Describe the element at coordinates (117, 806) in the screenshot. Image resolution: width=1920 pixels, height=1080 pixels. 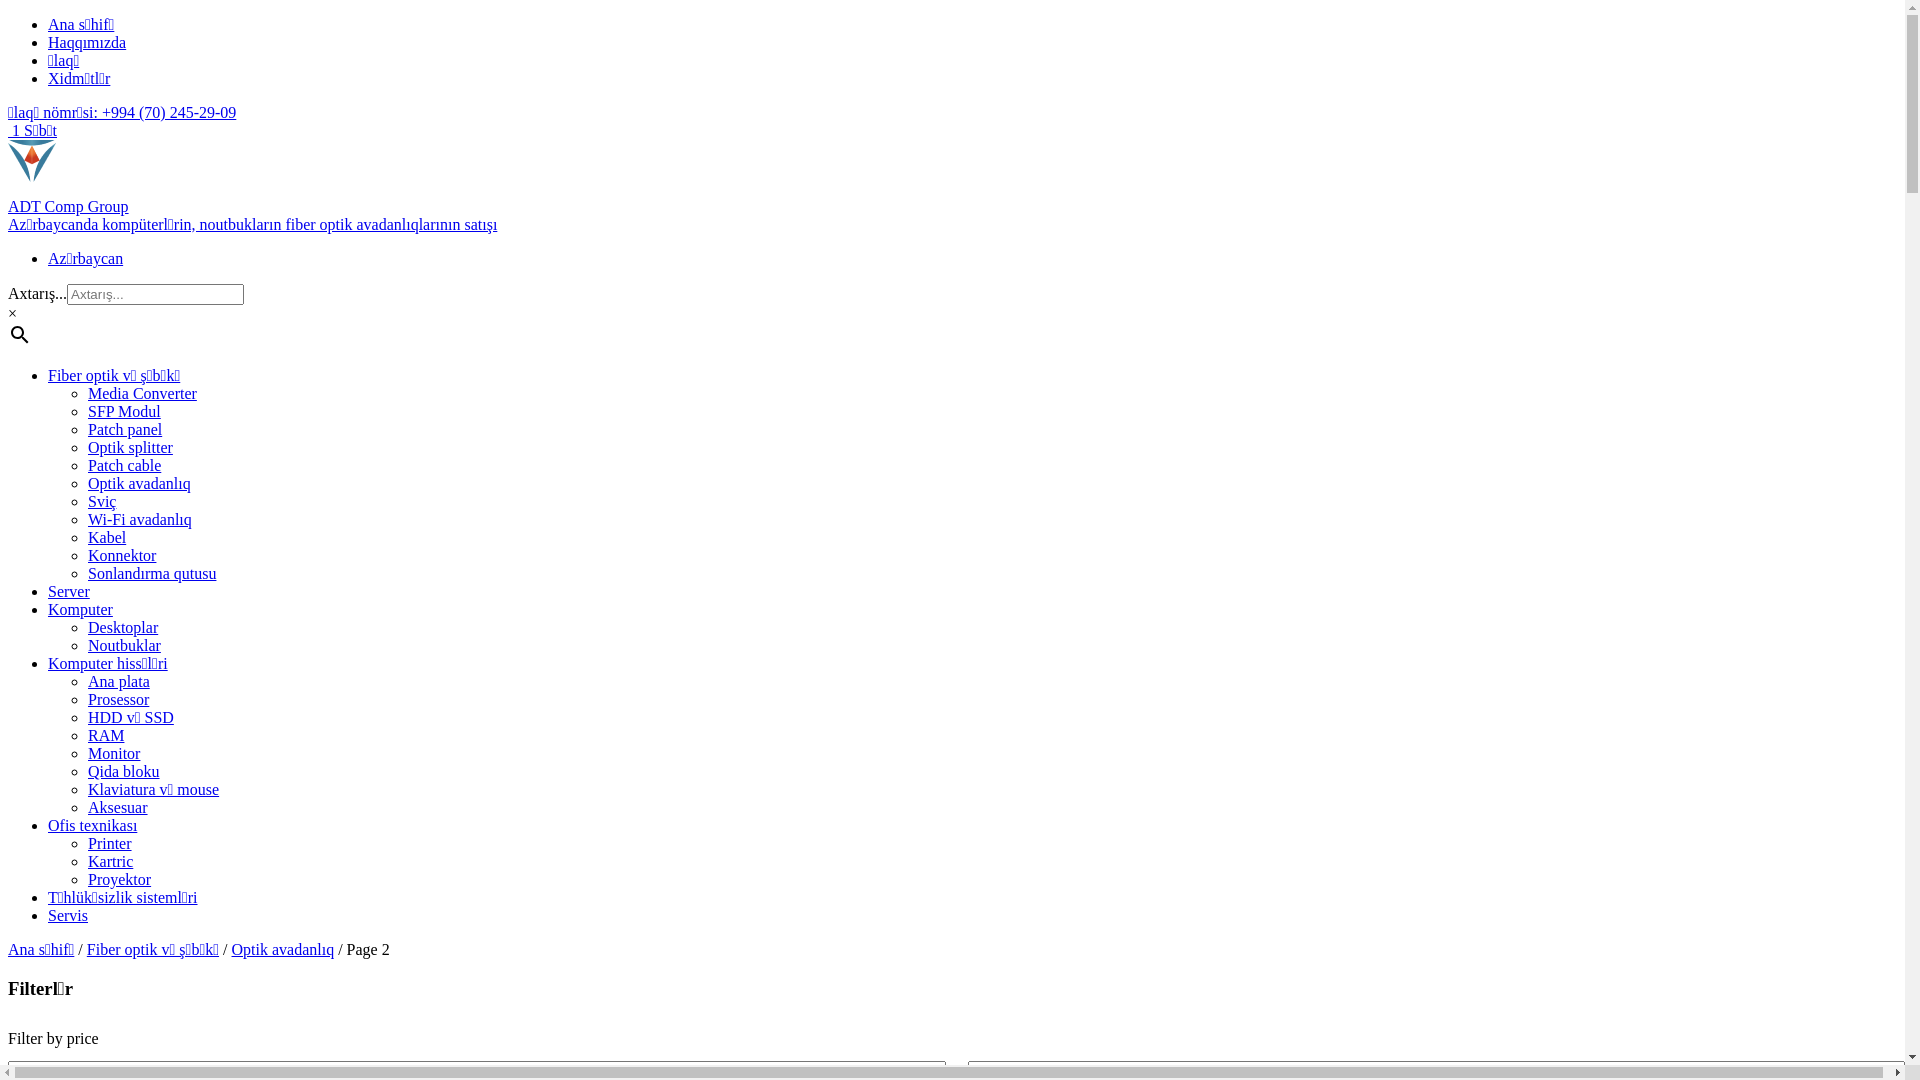
I see `'Aksesuar'` at that location.